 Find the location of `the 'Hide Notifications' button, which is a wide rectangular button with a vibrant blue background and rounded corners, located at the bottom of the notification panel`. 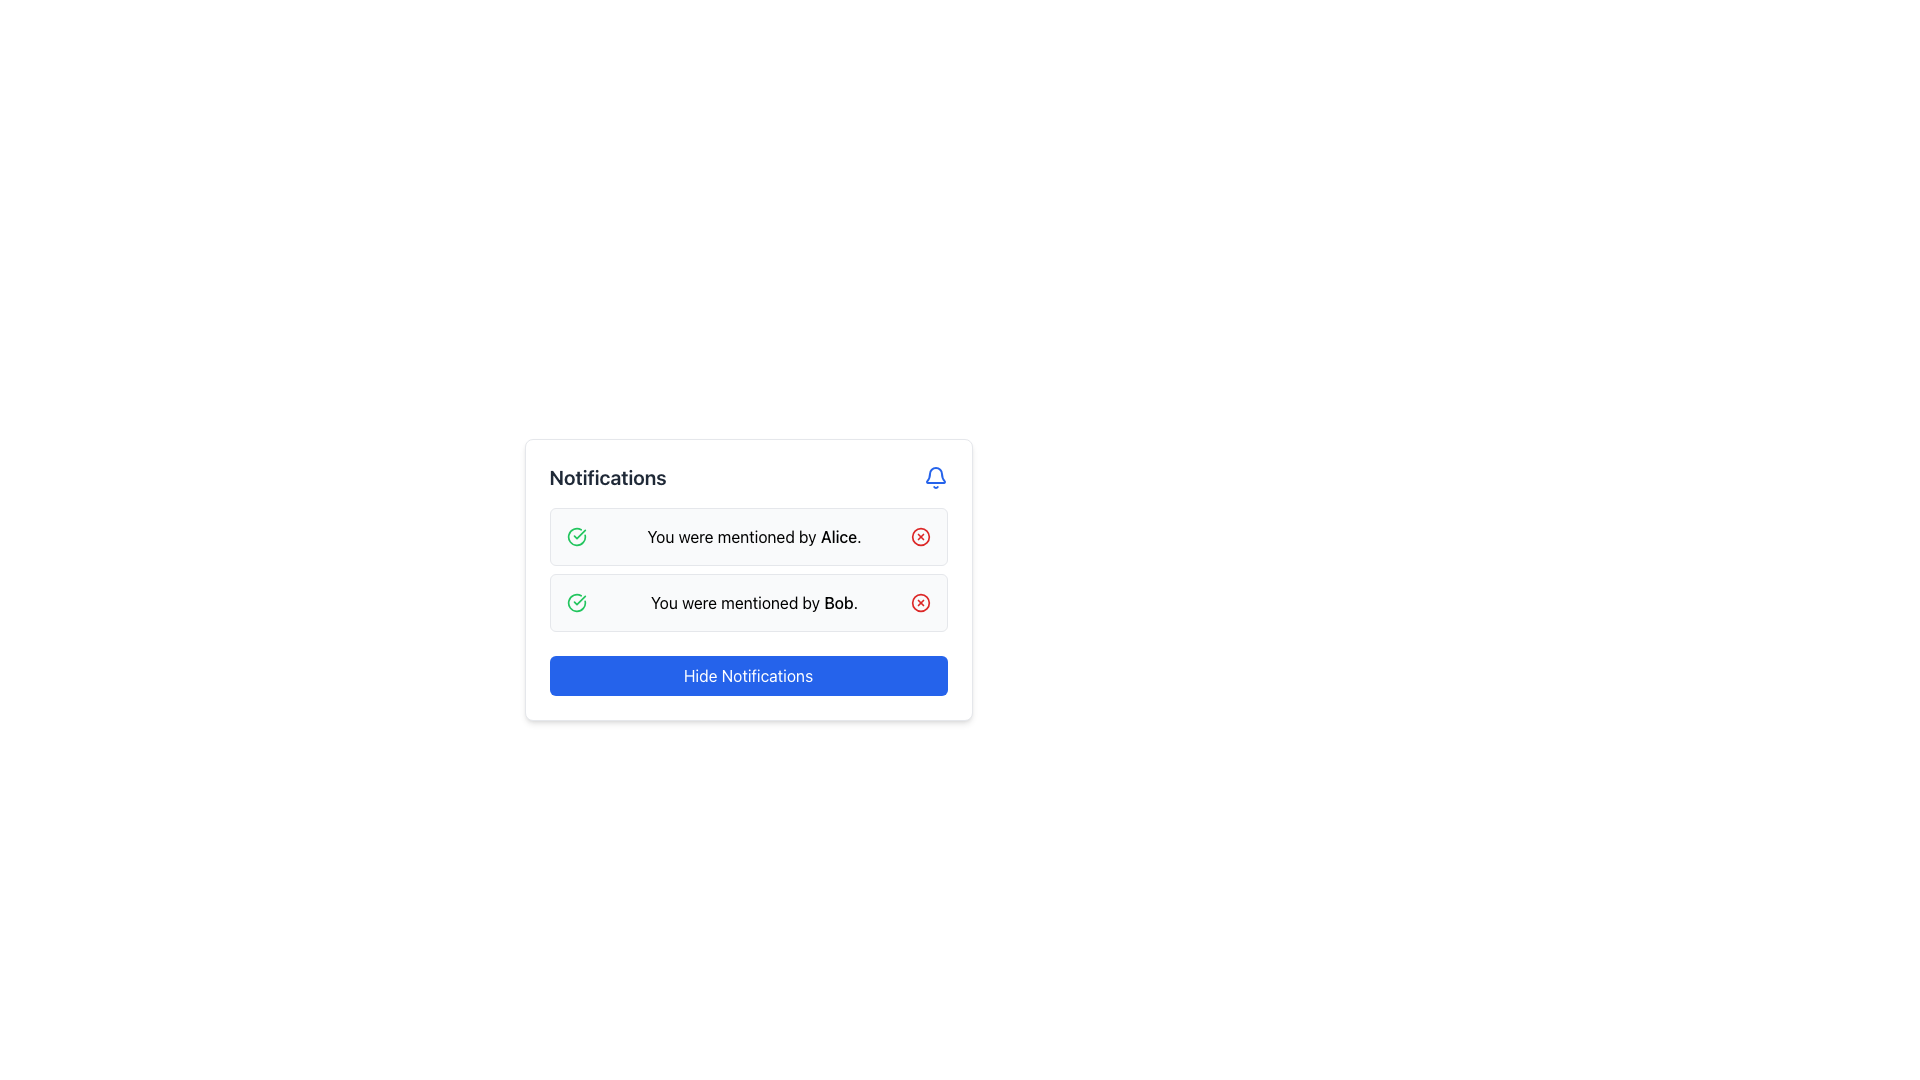

the 'Hide Notifications' button, which is a wide rectangular button with a vibrant blue background and rounded corners, located at the bottom of the notification panel is located at coordinates (747, 675).